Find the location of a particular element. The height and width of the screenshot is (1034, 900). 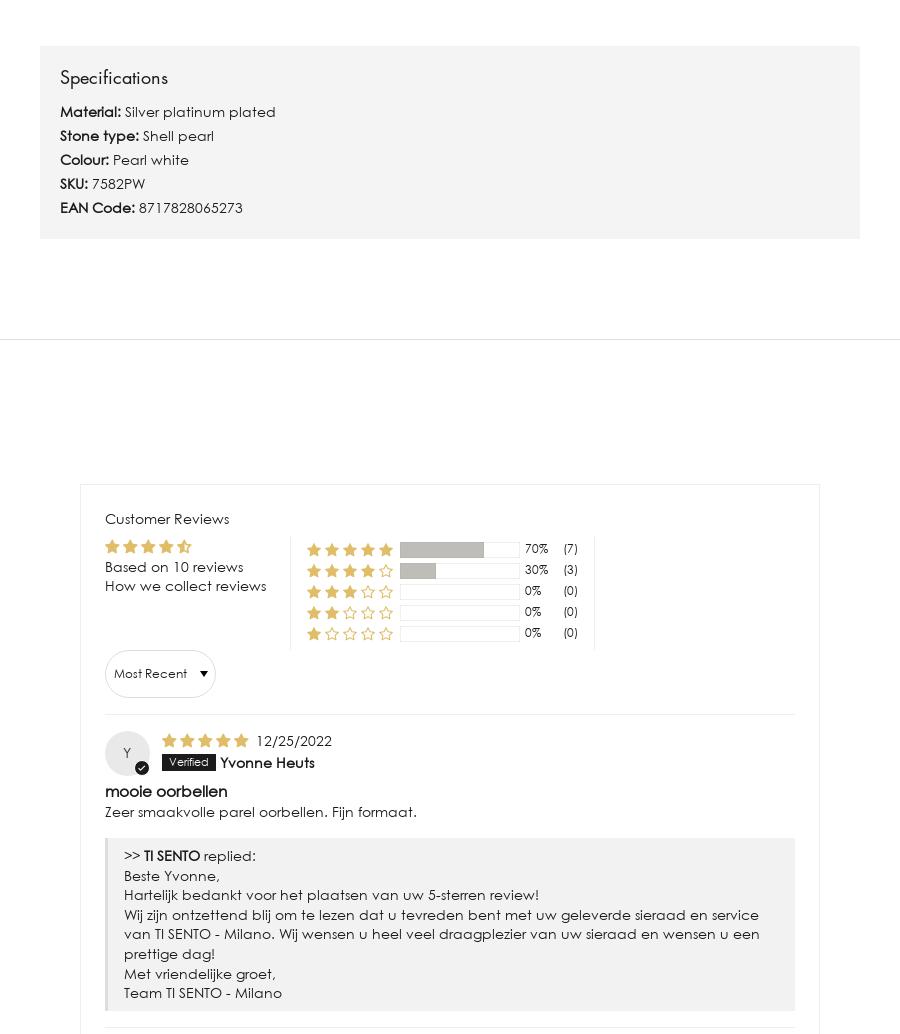

'Team TI SENTO - Milano' is located at coordinates (203, 991).